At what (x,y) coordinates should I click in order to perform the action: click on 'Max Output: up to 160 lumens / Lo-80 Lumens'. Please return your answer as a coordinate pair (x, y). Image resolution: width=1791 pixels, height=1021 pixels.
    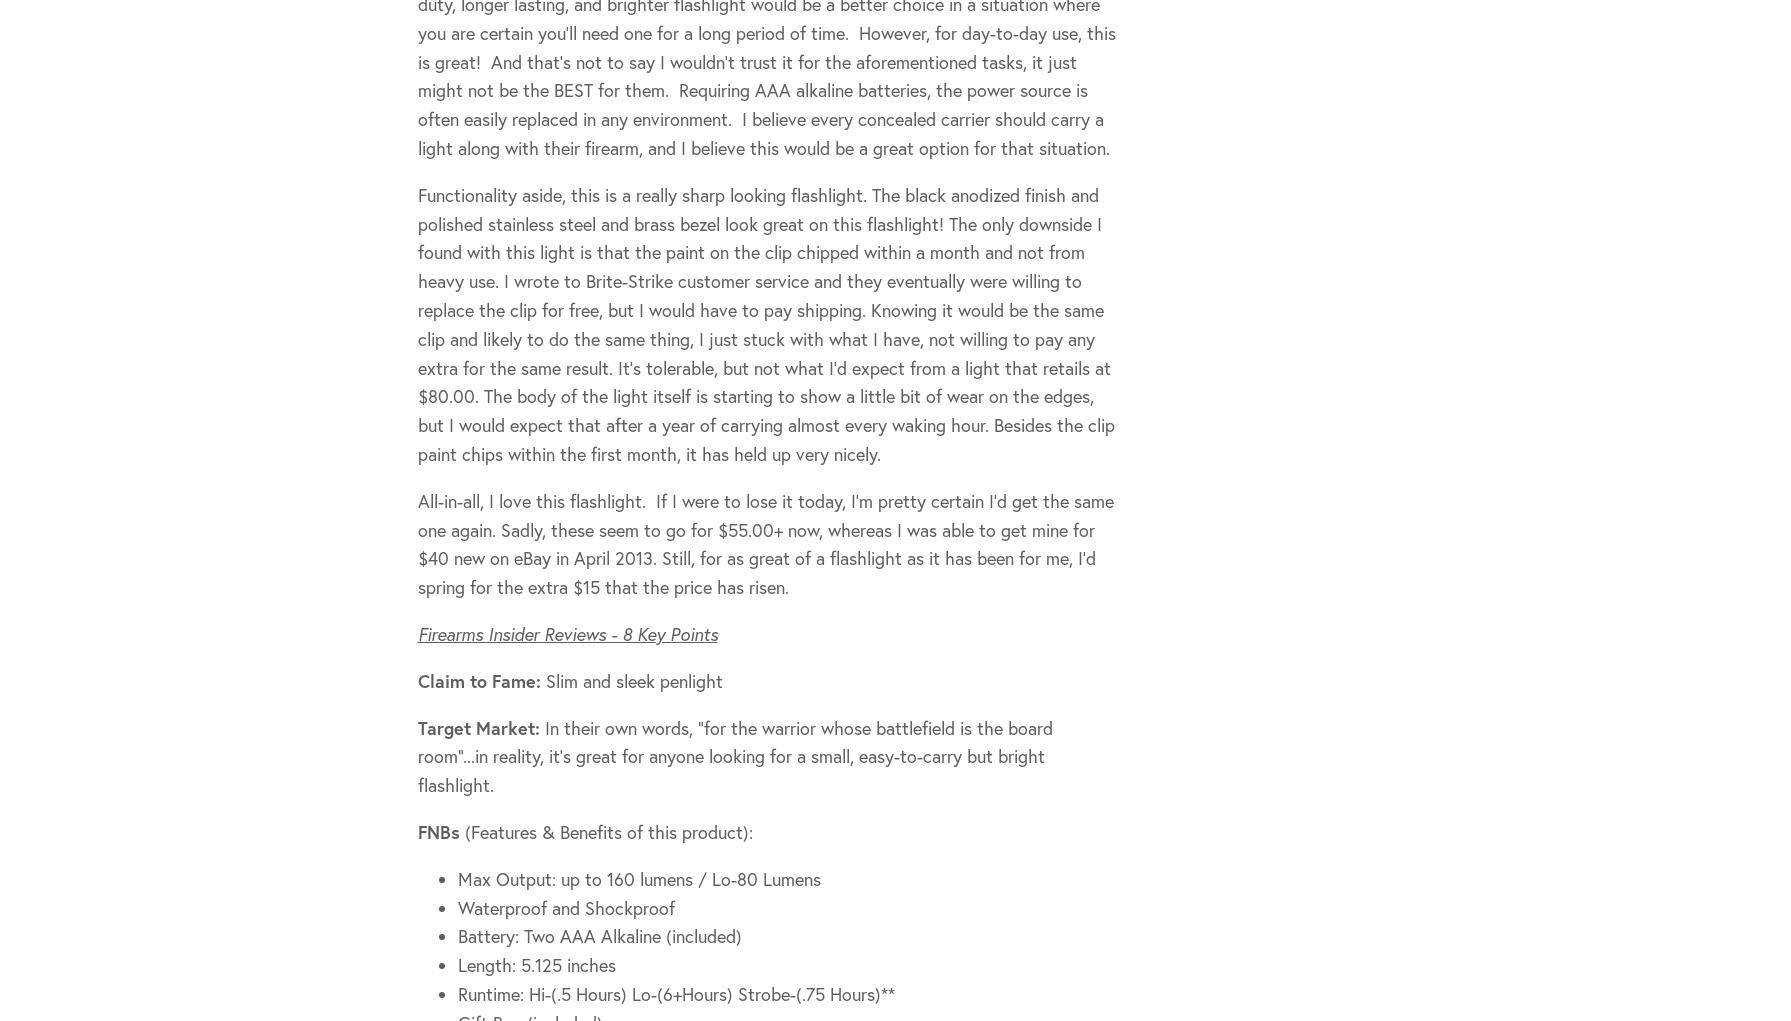
    Looking at the image, I should click on (638, 876).